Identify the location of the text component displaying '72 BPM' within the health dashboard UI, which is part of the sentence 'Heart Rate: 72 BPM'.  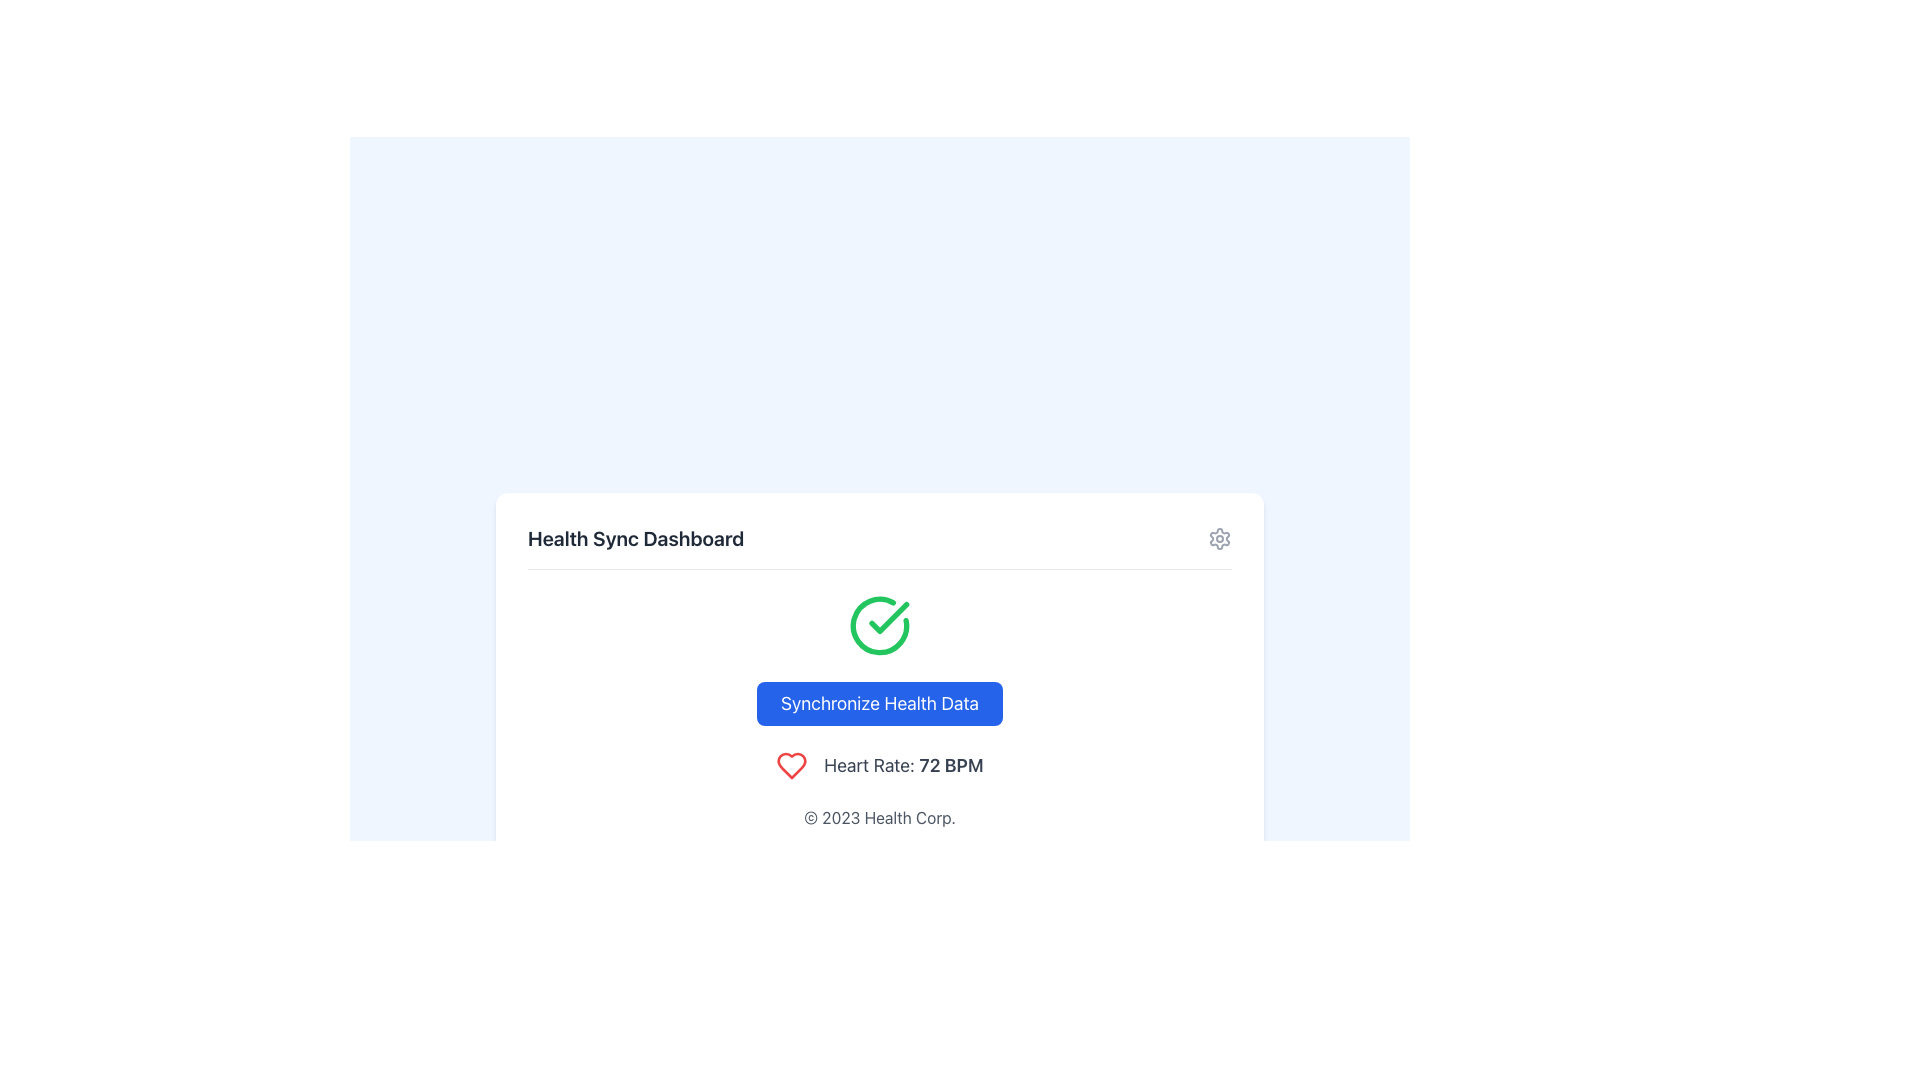
(950, 764).